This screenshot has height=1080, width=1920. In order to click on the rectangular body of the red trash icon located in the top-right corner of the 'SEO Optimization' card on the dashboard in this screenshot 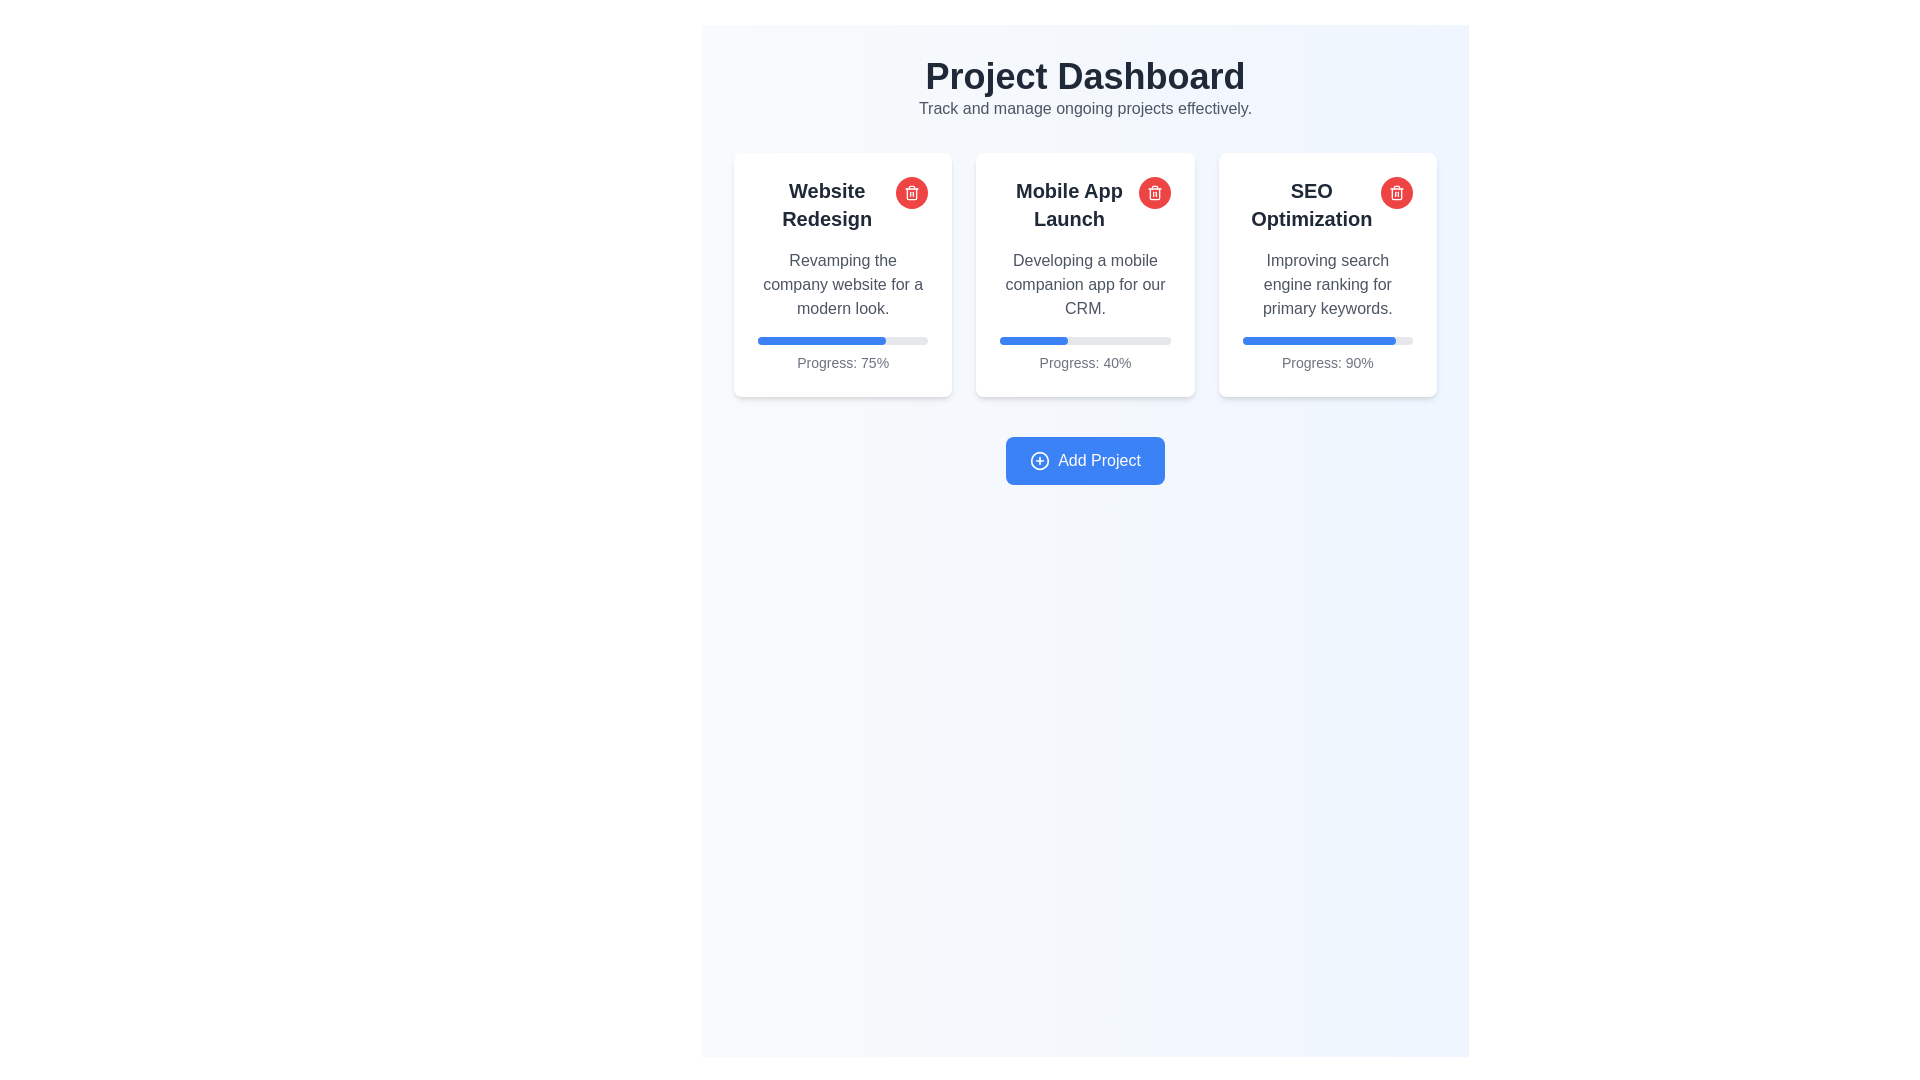, I will do `click(1395, 194)`.